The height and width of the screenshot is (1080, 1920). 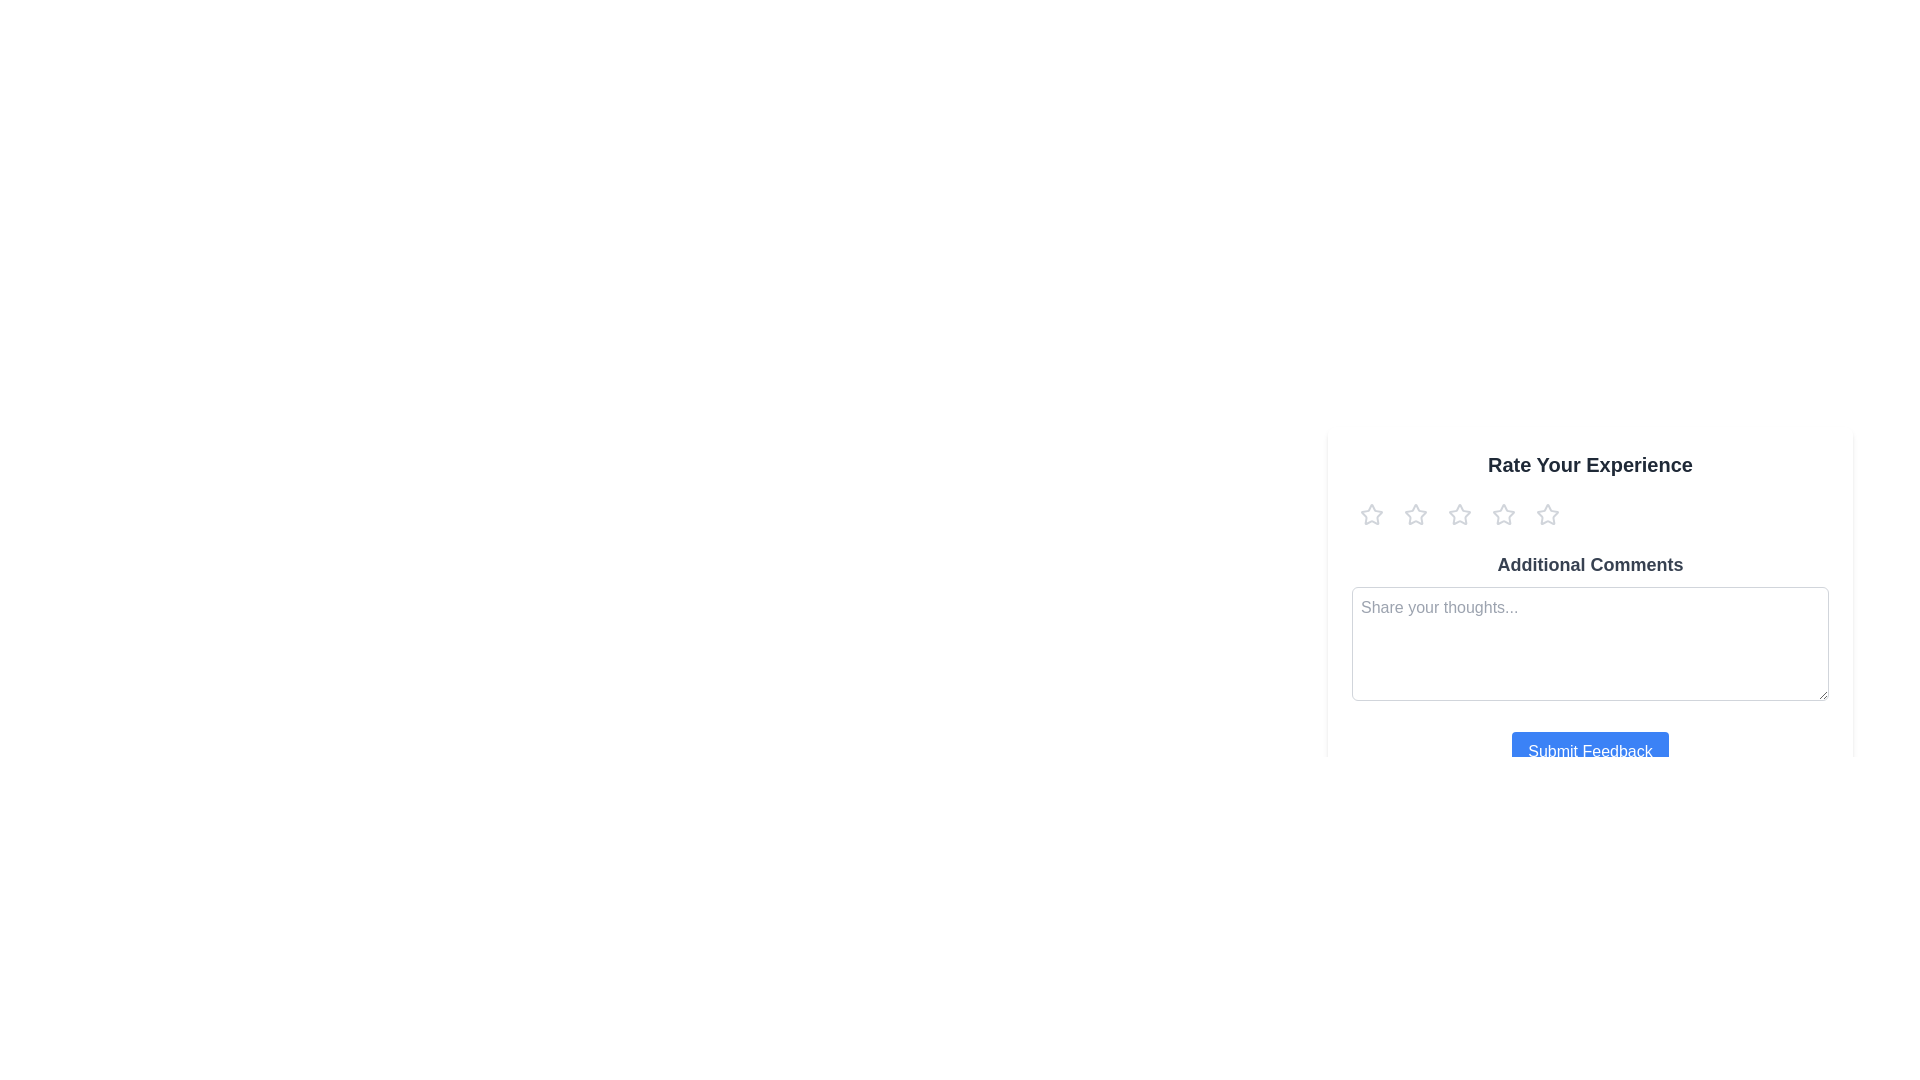 What do you see at coordinates (1589, 514) in the screenshot?
I see `the second star of the Rating Component, which is located below the 'Rate Your Experience' title, to set the rating` at bounding box center [1589, 514].